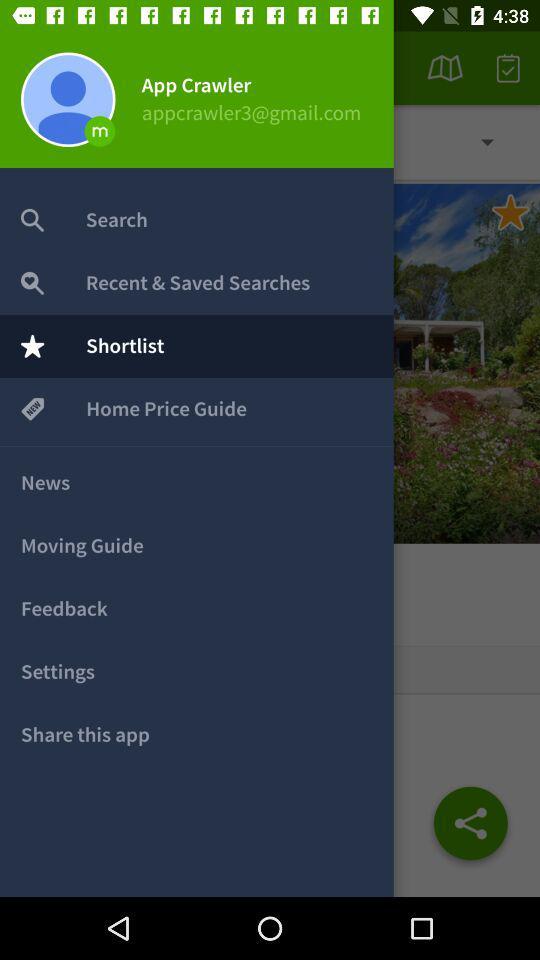 The image size is (540, 960). I want to click on the second icon from the top right corner, so click(445, 68).